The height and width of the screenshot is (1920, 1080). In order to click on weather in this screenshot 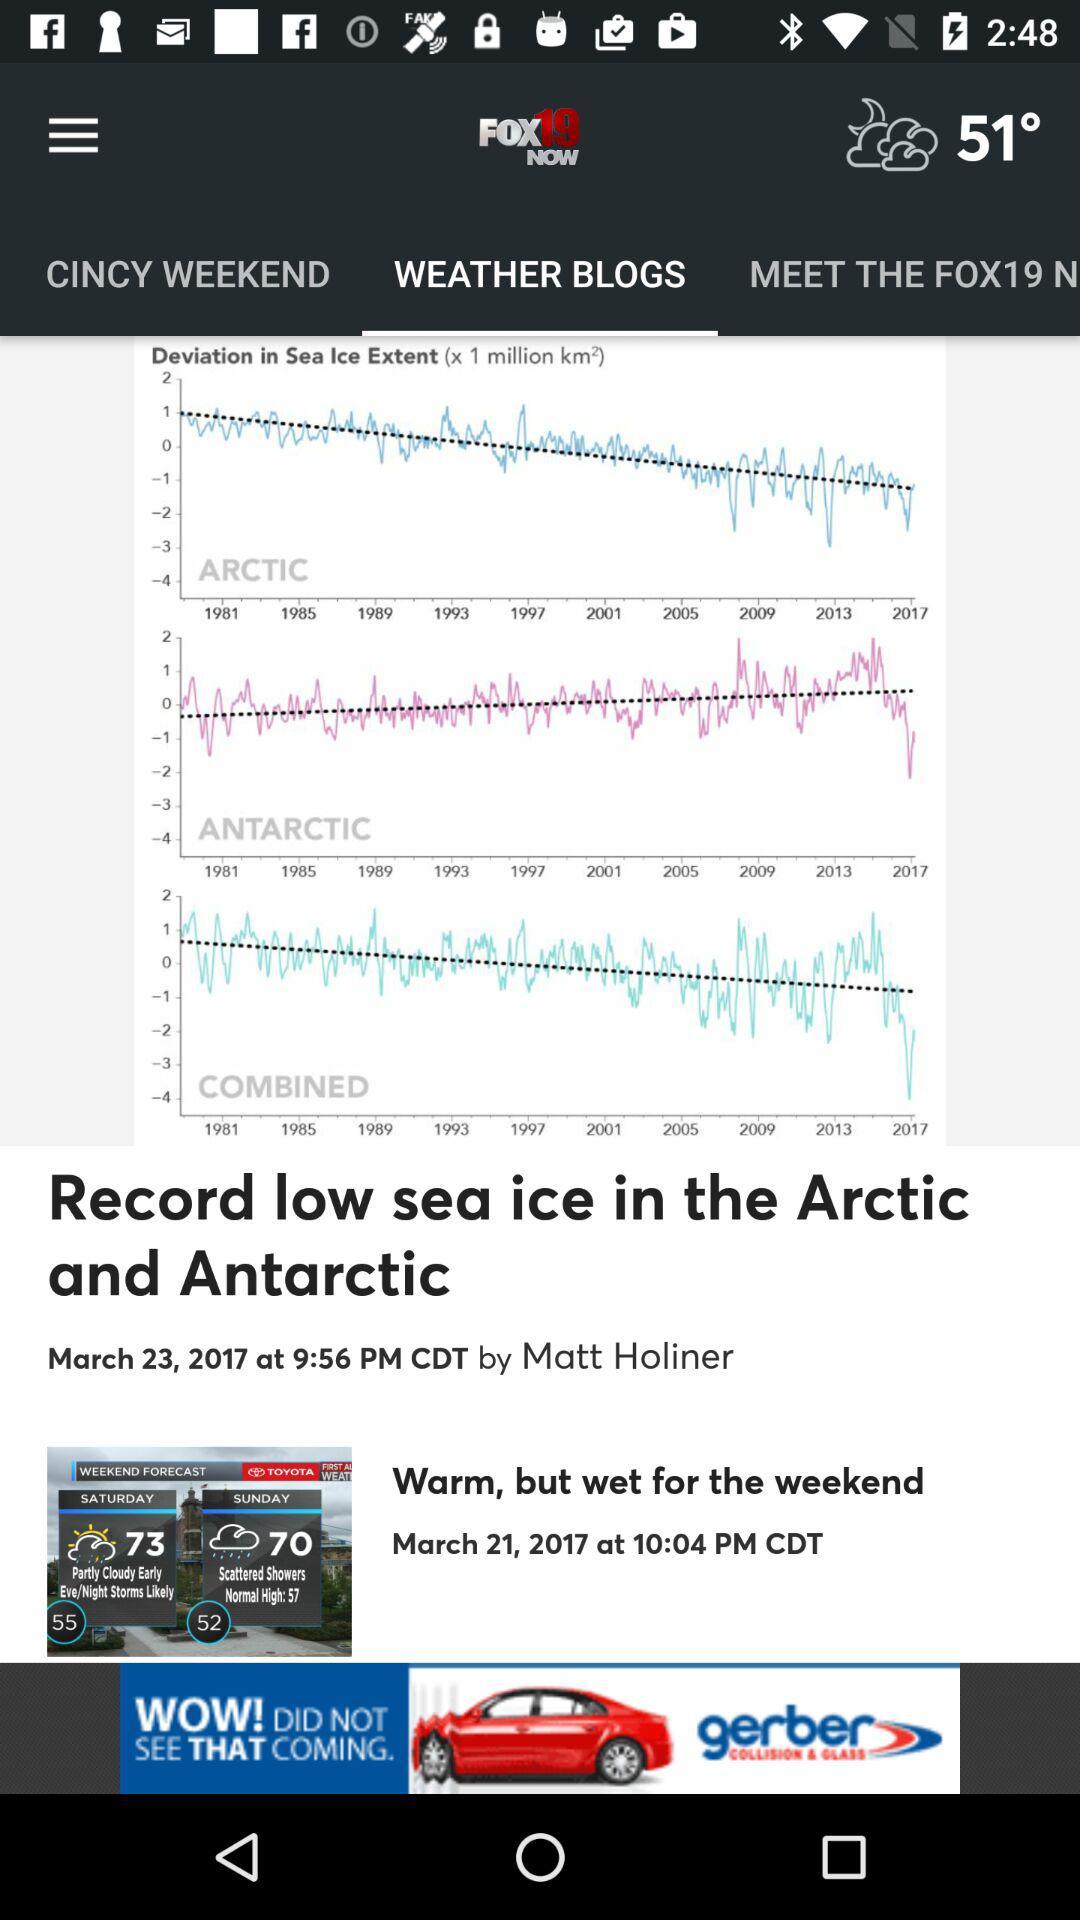, I will do `click(891, 135)`.